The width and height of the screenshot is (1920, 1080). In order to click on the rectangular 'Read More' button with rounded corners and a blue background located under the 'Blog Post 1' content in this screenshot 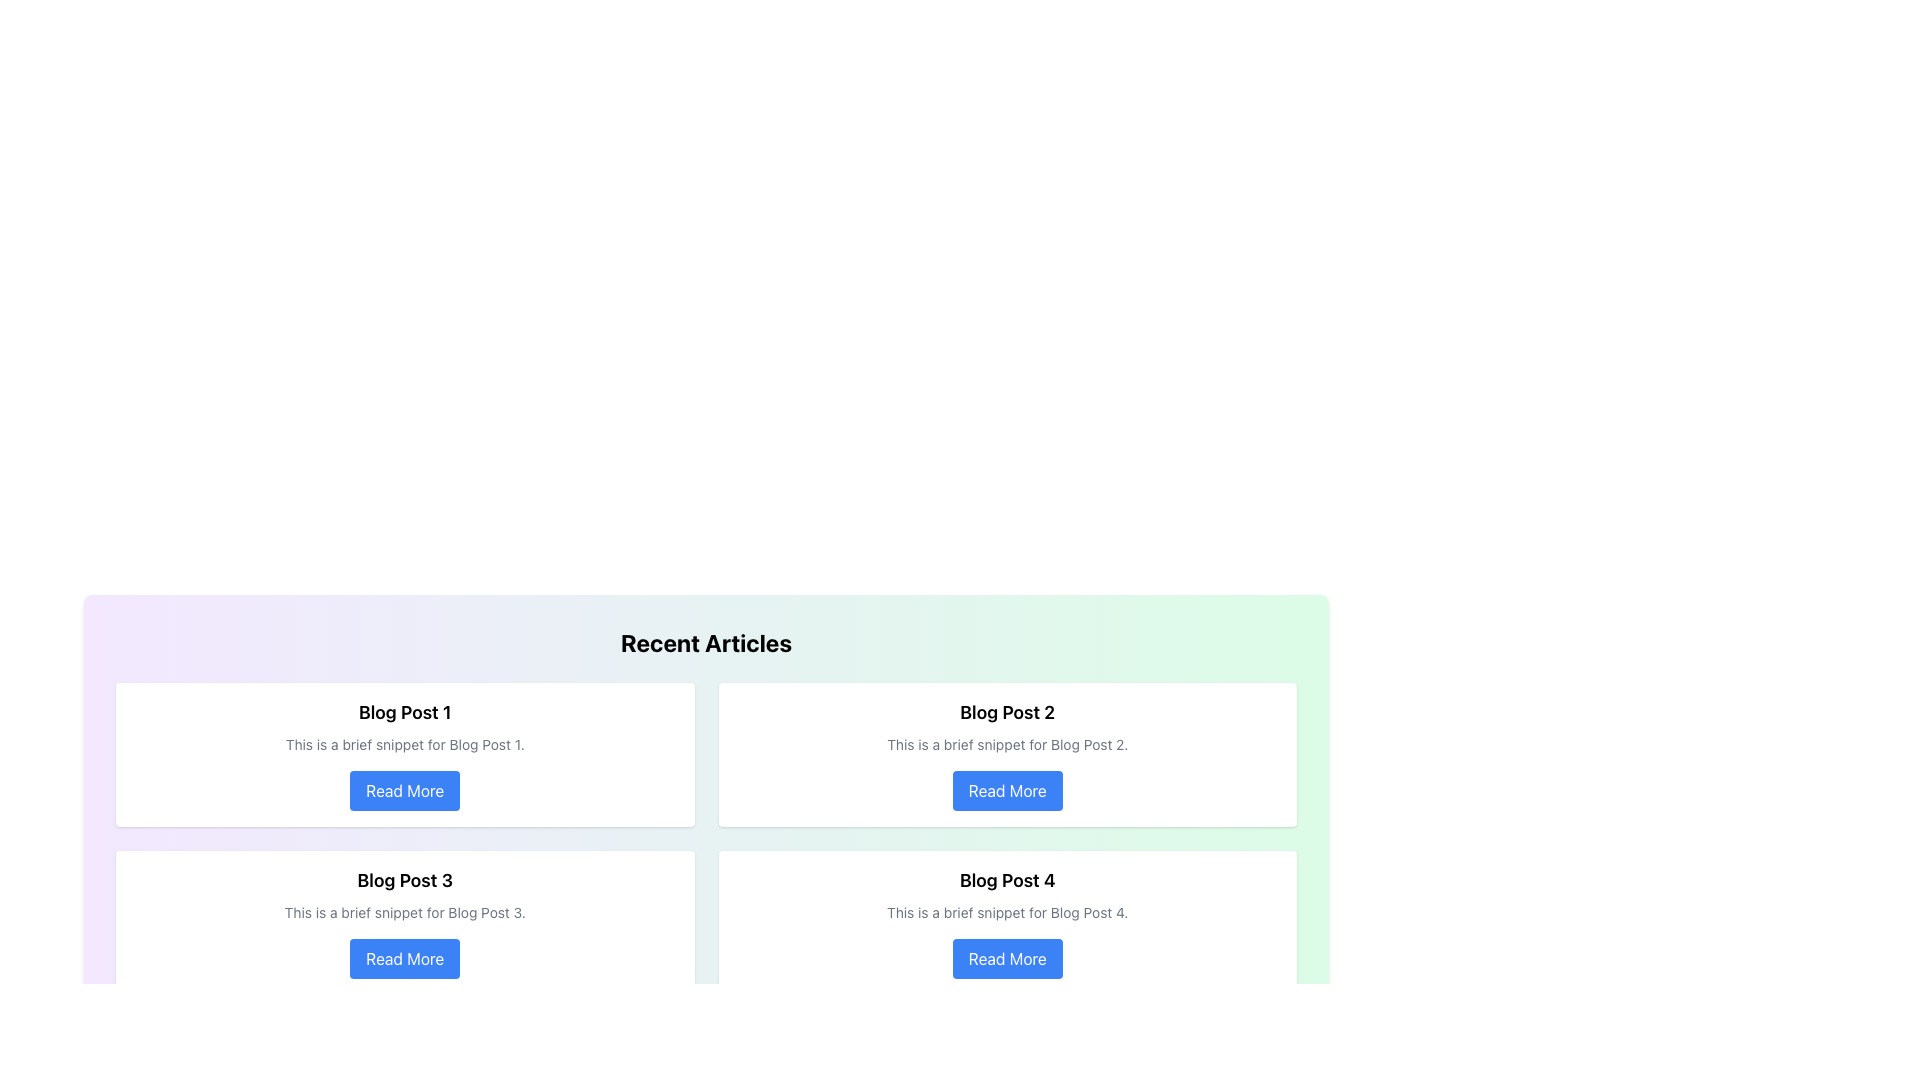, I will do `click(404, 789)`.